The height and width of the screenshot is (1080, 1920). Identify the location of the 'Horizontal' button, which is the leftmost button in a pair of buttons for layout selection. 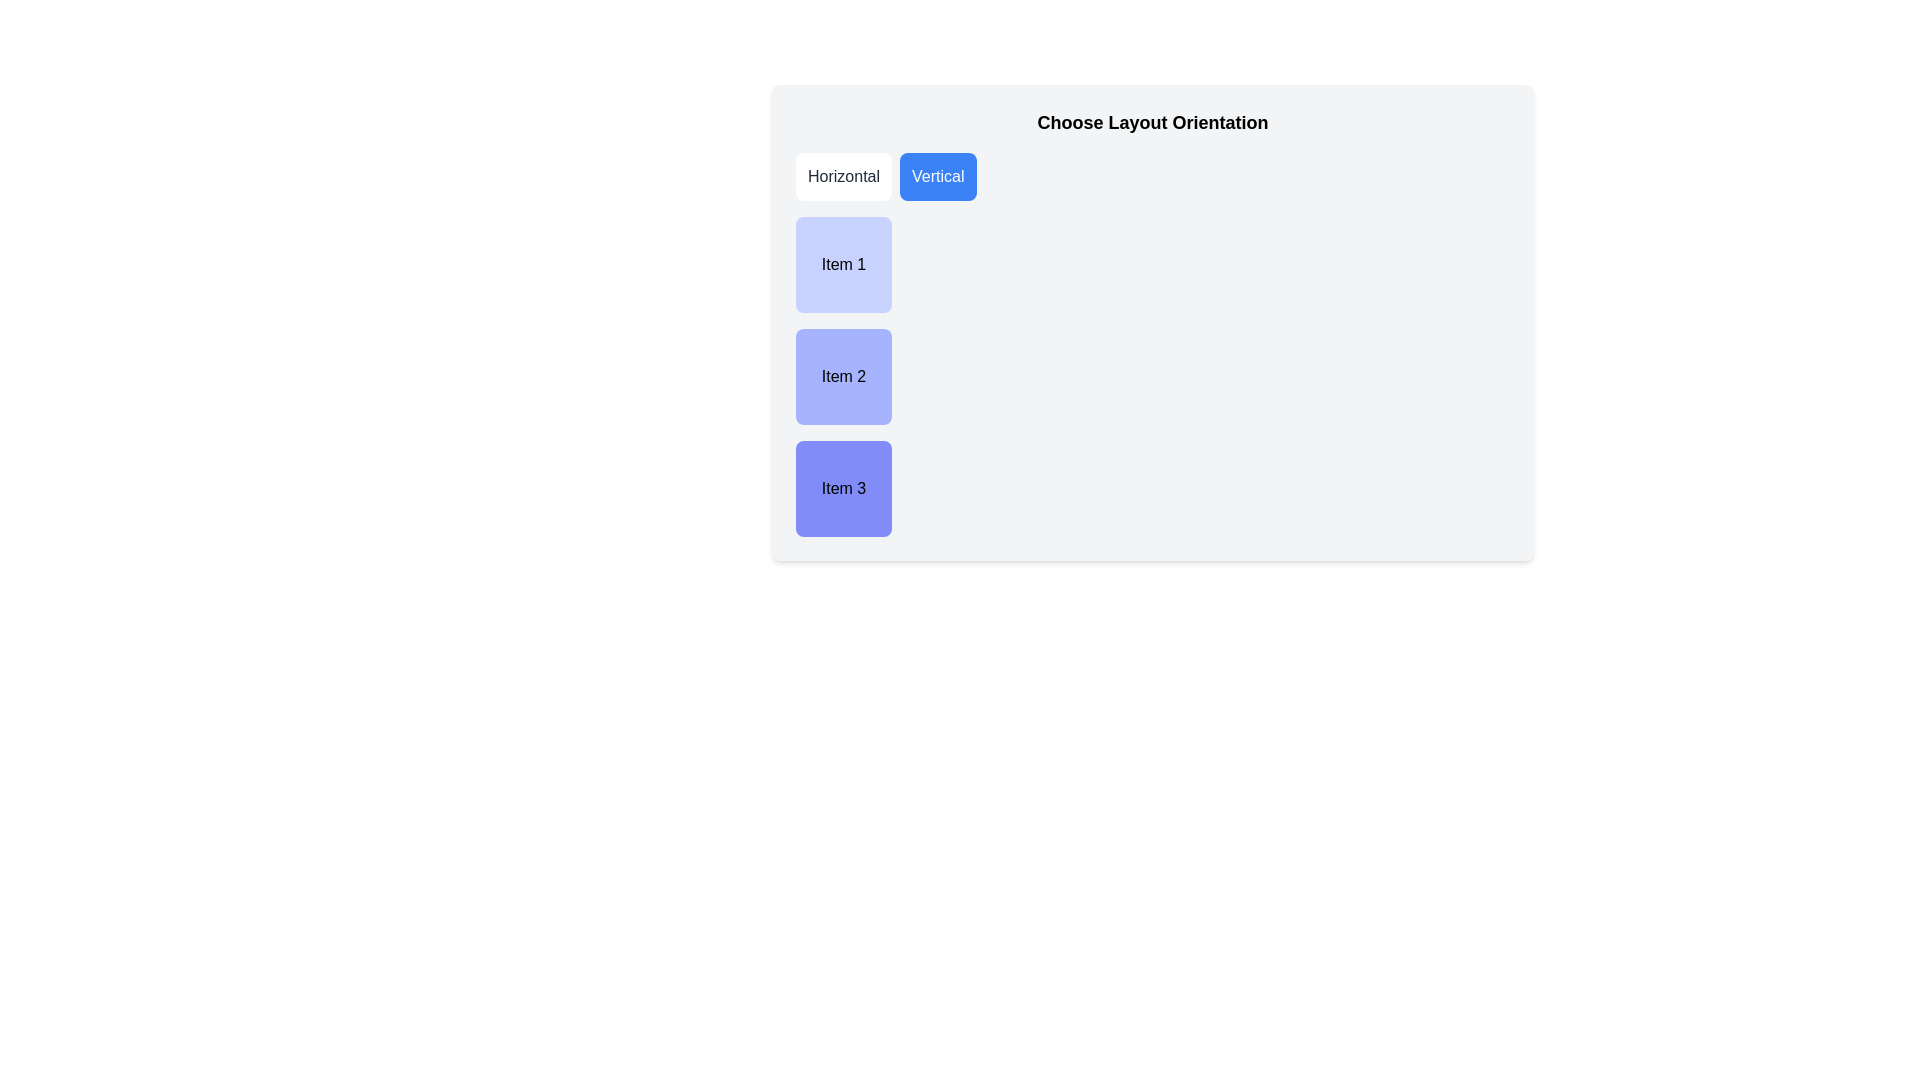
(844, 176).